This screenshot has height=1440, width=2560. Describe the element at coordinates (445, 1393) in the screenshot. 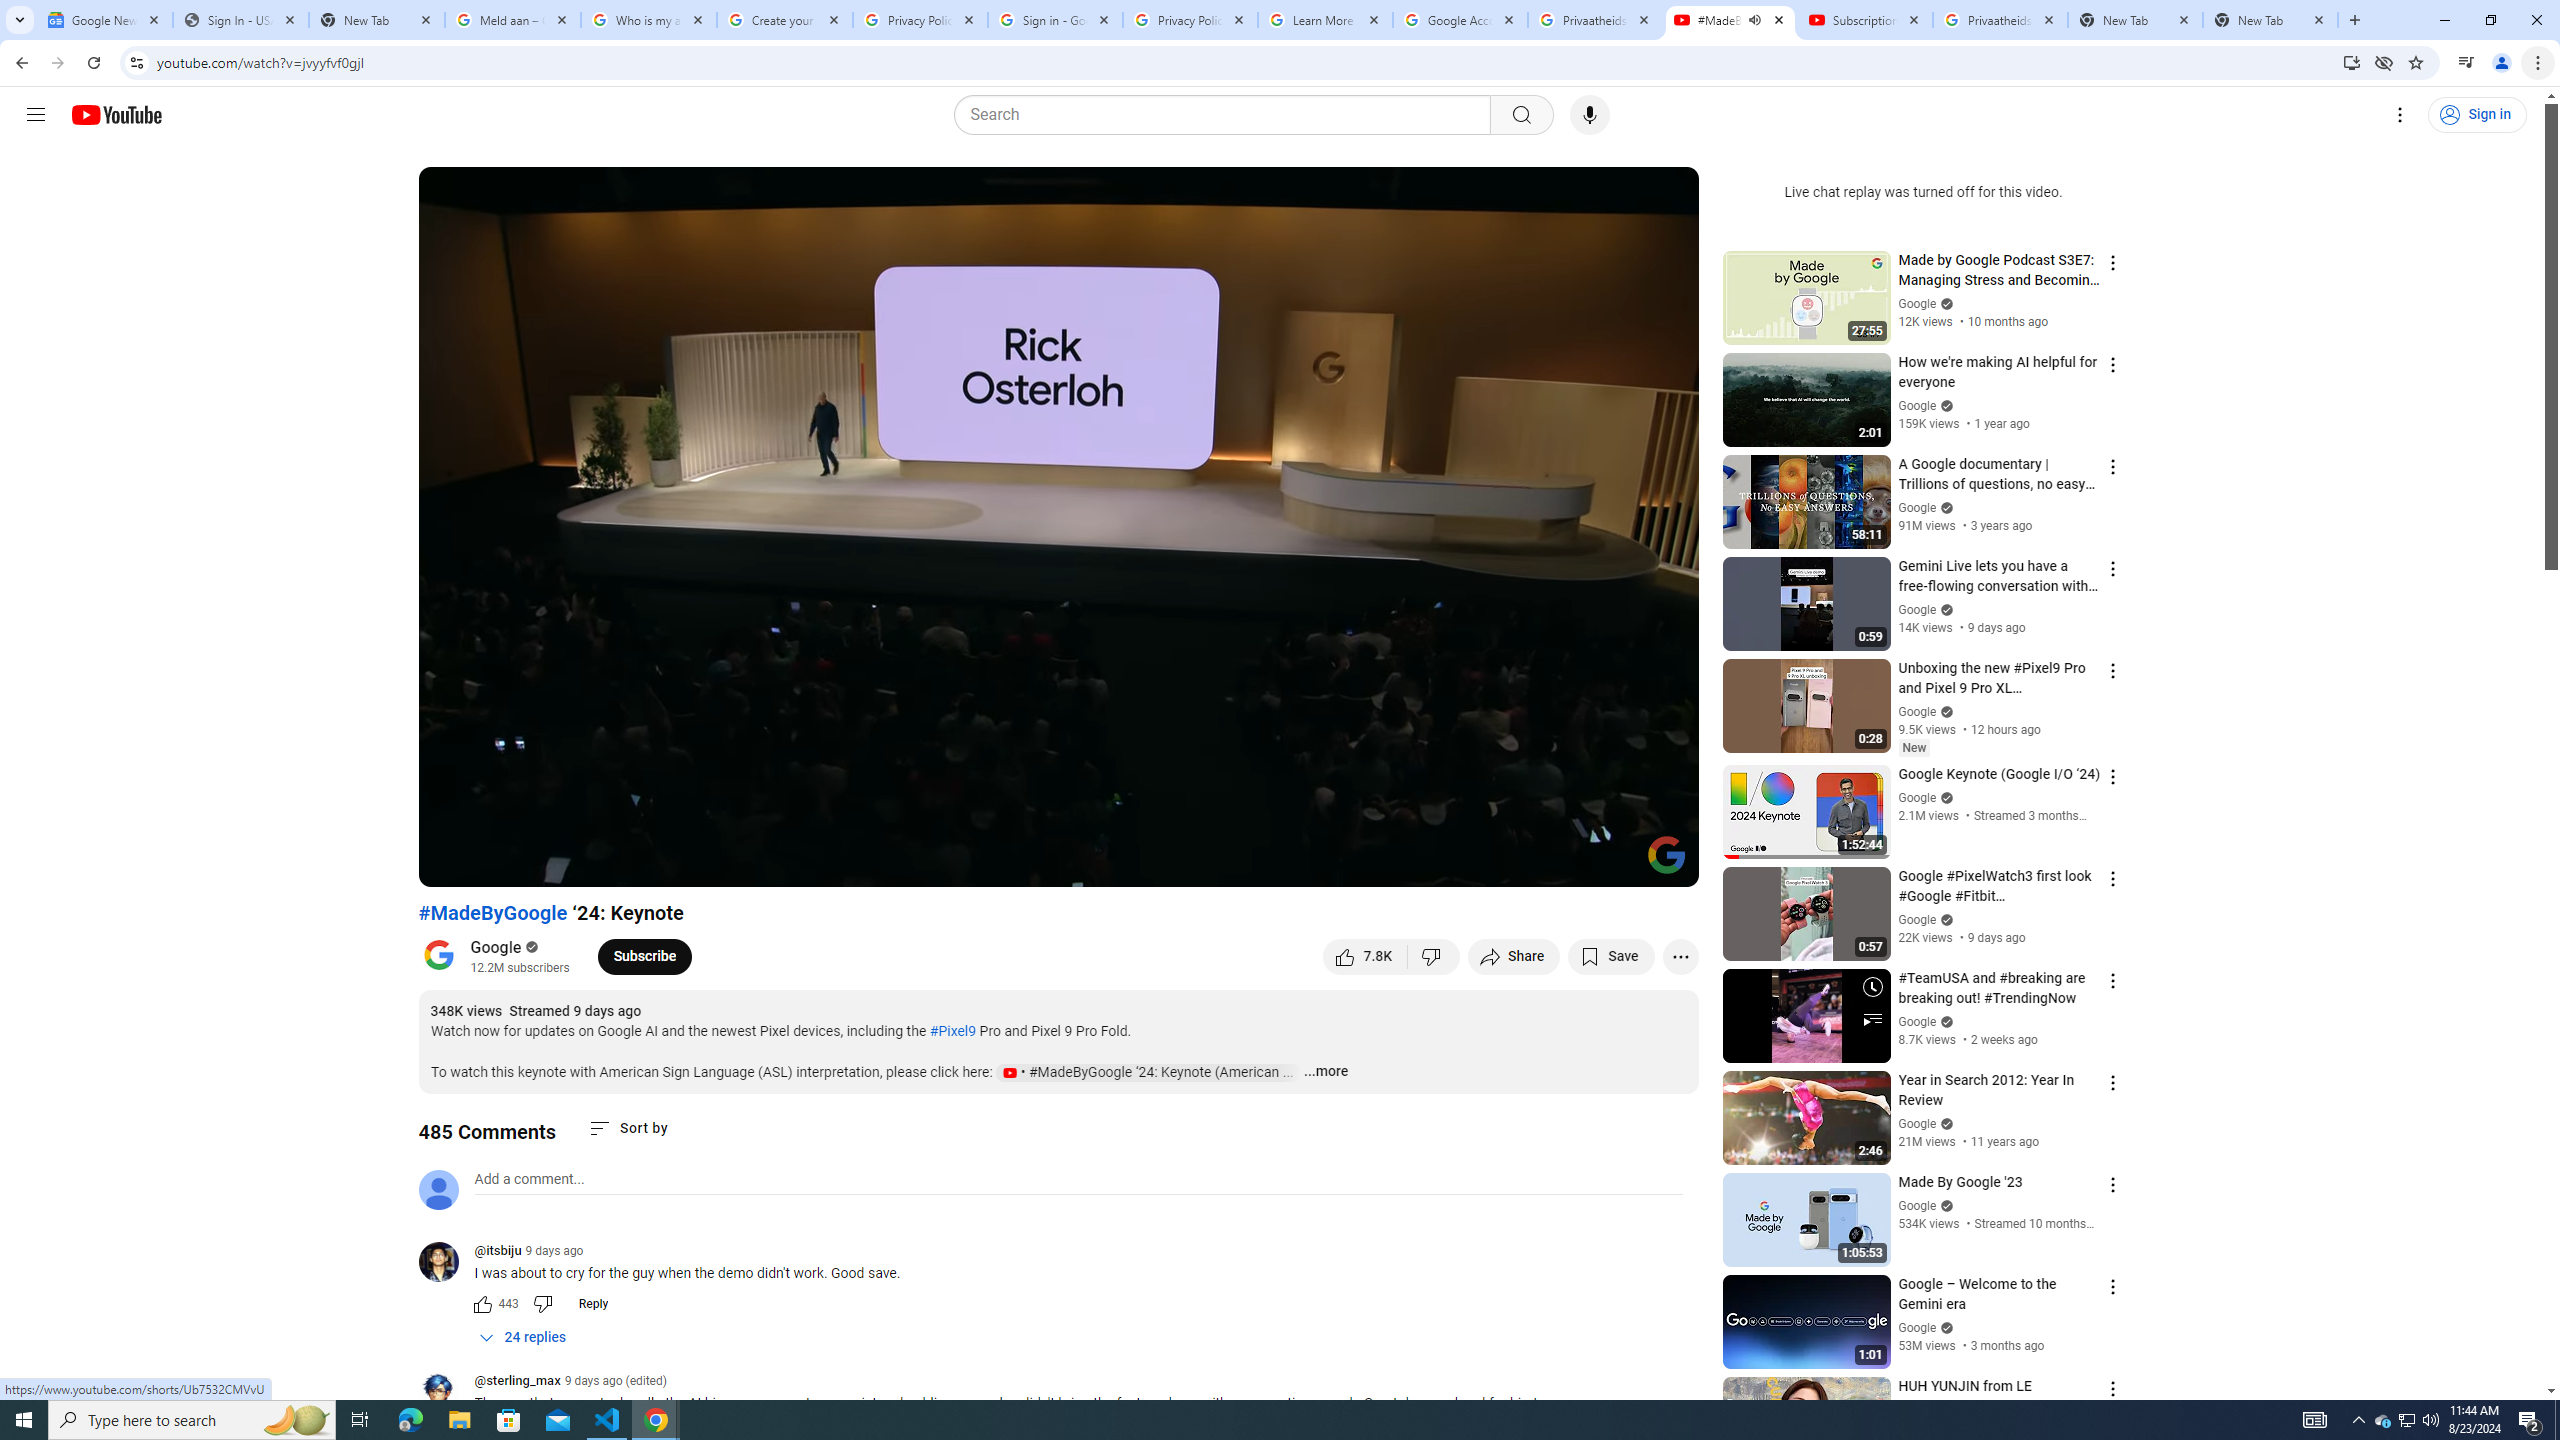

I see `'@sterling_max'` at that location.